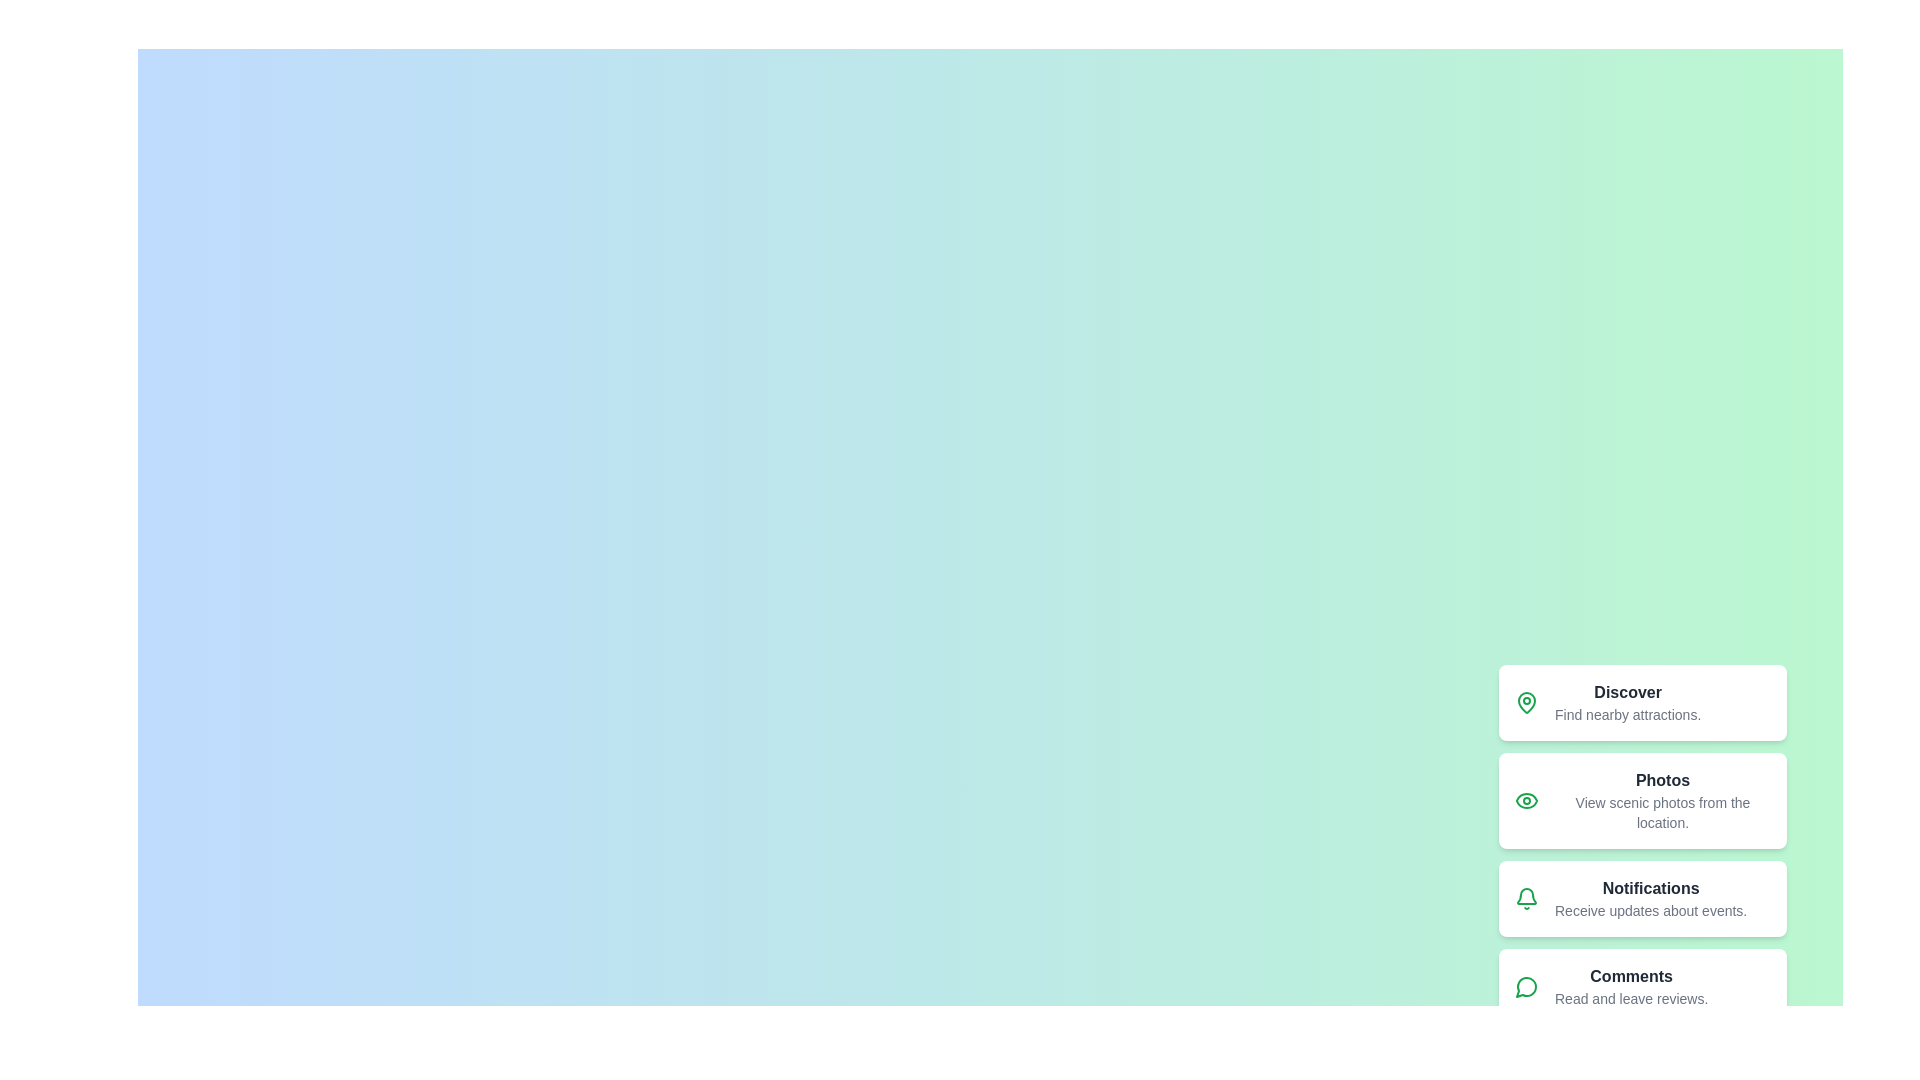 This screenshot has height=1080, width=1920. I want to click on the menu item labeled Comments from the speed dial menu, so click(1642, 986).